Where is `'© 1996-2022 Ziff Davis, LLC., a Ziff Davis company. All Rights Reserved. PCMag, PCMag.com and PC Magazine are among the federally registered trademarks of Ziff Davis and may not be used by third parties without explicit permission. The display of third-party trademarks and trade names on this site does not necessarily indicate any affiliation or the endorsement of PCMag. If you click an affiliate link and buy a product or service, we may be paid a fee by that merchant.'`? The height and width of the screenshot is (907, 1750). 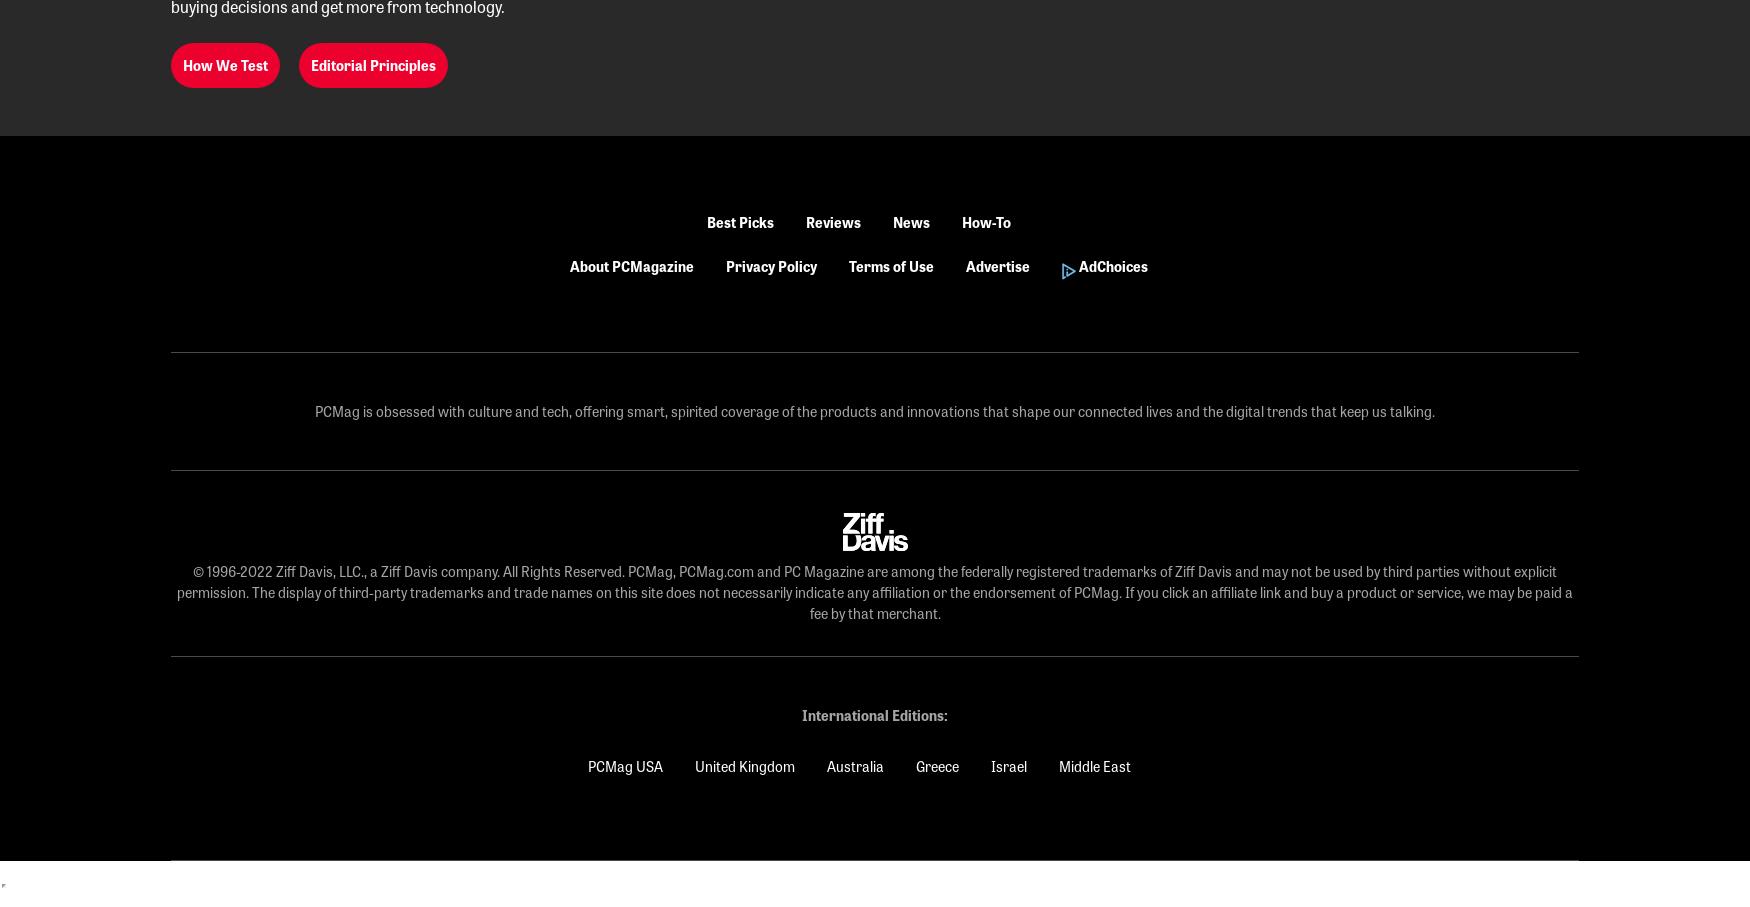 '© 1996-2022 Ziff Davis, LLC., a Ziff Davis company. All Rights Reserved. PCMag, PCMag.com and PC Magazine are among the federally registered trademarks of Ziff Davis and may not be used by third parties without explicit permission. The display of third-party trademarks and trade names on this site does not necessarily indicate any affiliation or the endorsement of PCMag. If you click an affiliate link and buy a product or service, we may be paid a fee by that merchant.' is located at coordinates (875, 590).